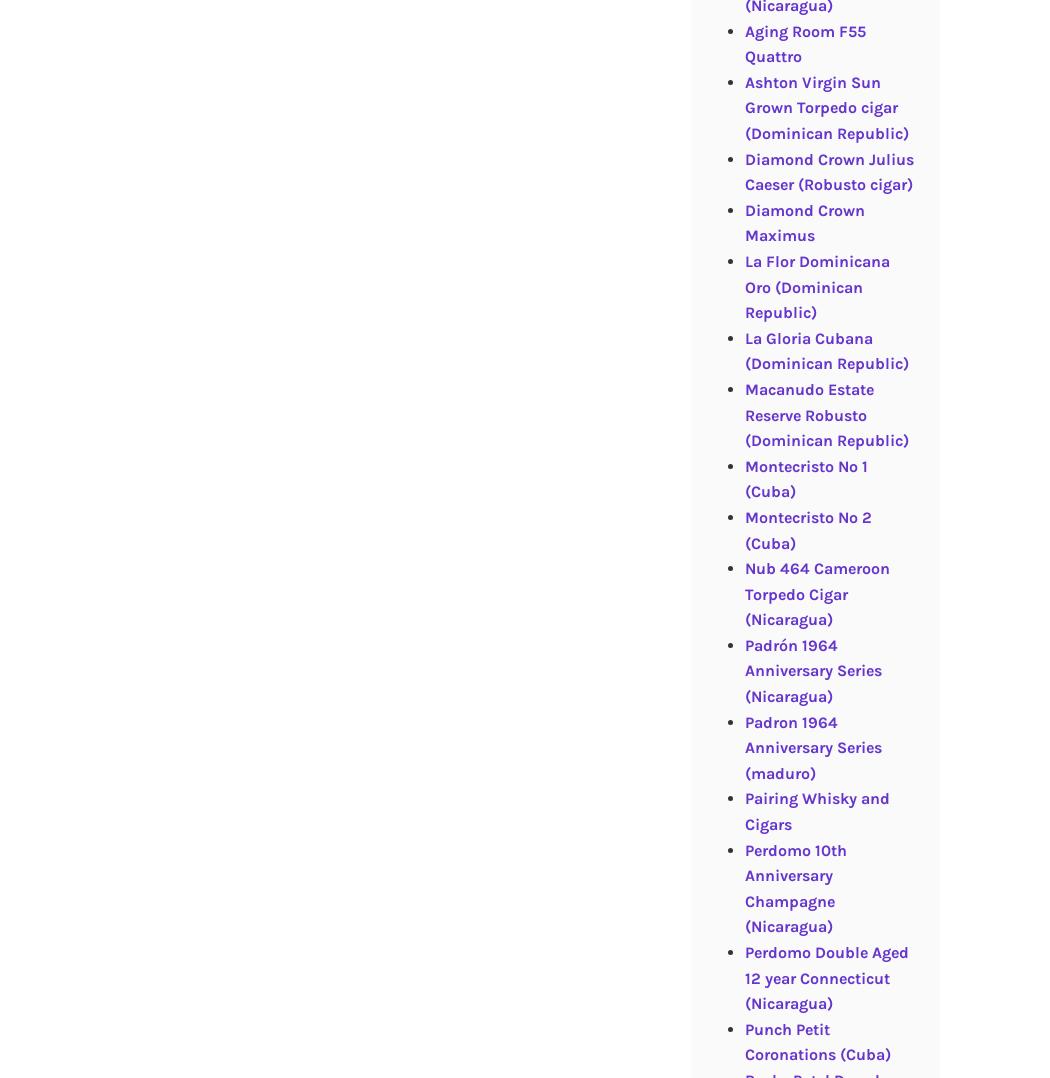 The width and height of the screenshot is (1050, 1078). What do you see at coordinates (826, 413) in the screenshot?
I see `'Macanudo Estate Reserve Robusto (Dominican Republic)'` at bounding box center [826, 413].